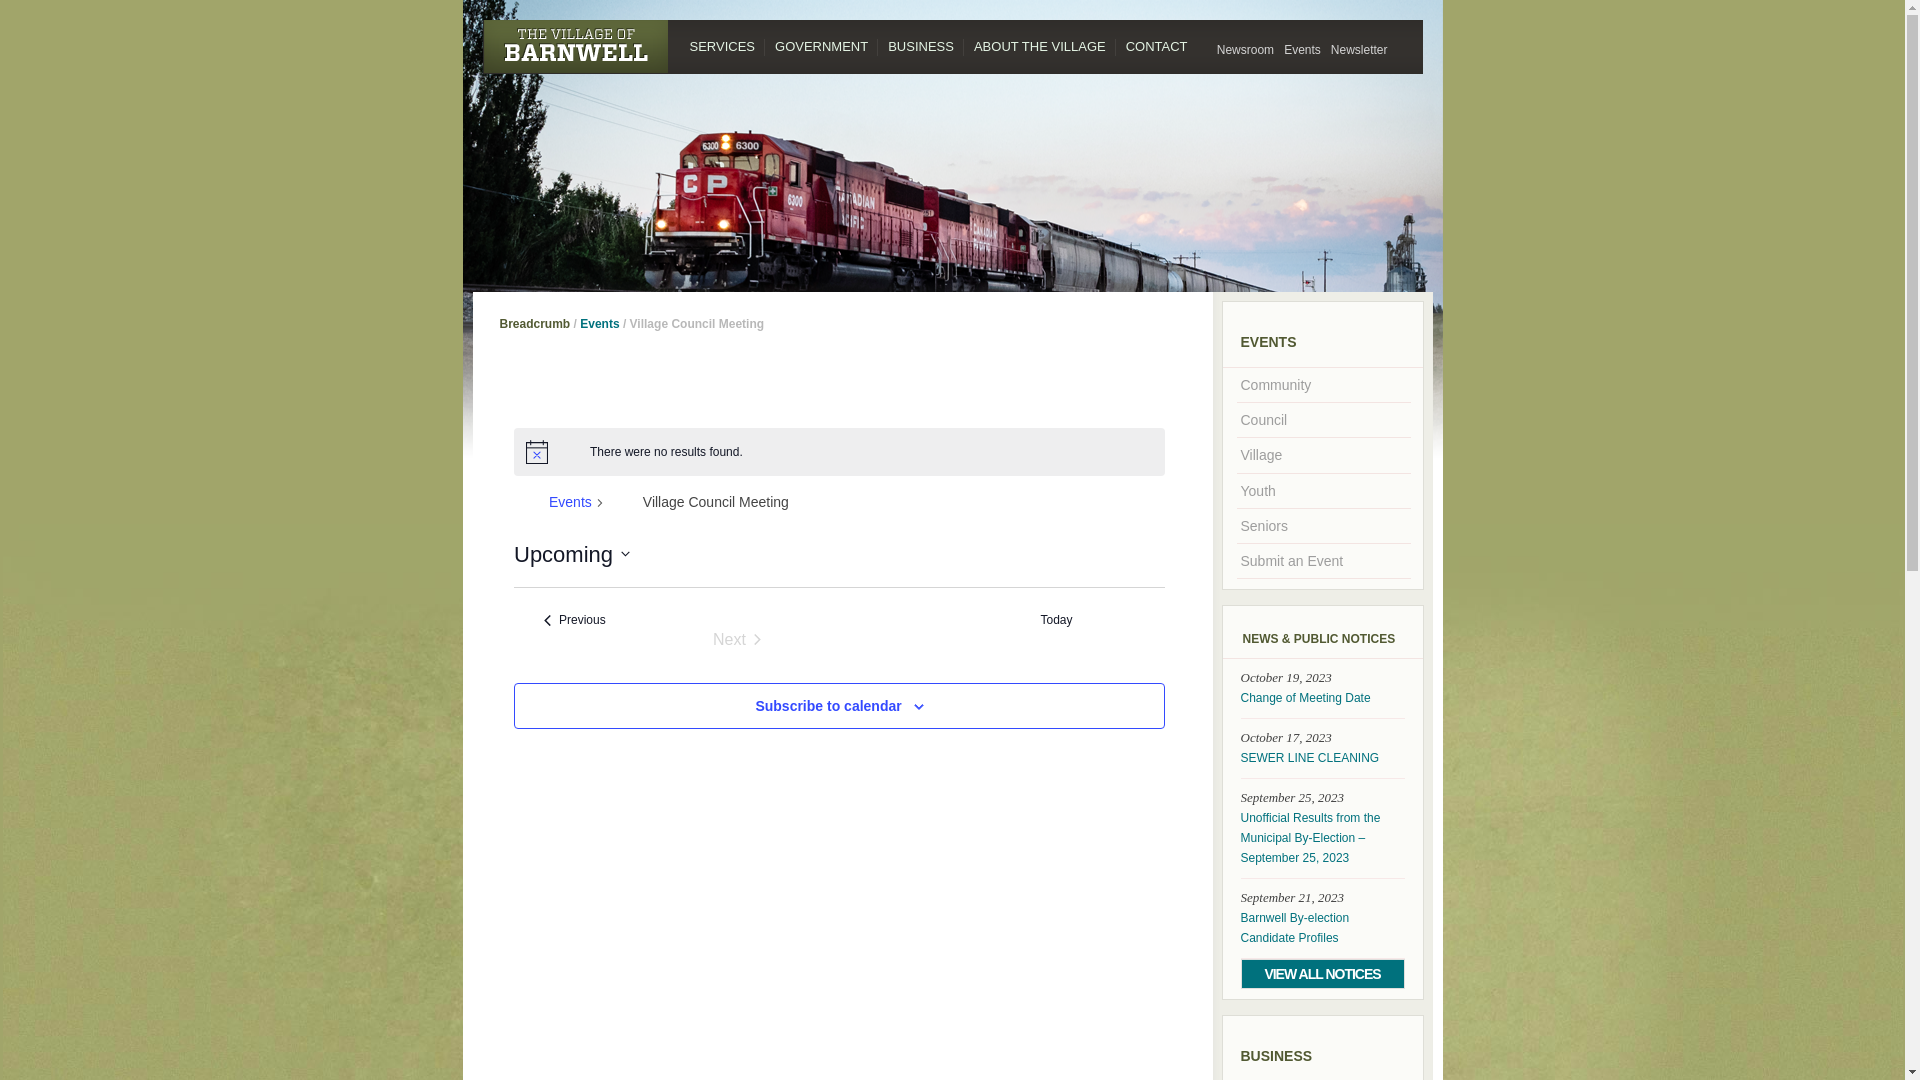 The width and height of the screenshot is (1920, 1080). What do you see at coordinates (1156, 45) in the screenshot?
I see `'CONTACT'` at bounding box center [1156, 45].